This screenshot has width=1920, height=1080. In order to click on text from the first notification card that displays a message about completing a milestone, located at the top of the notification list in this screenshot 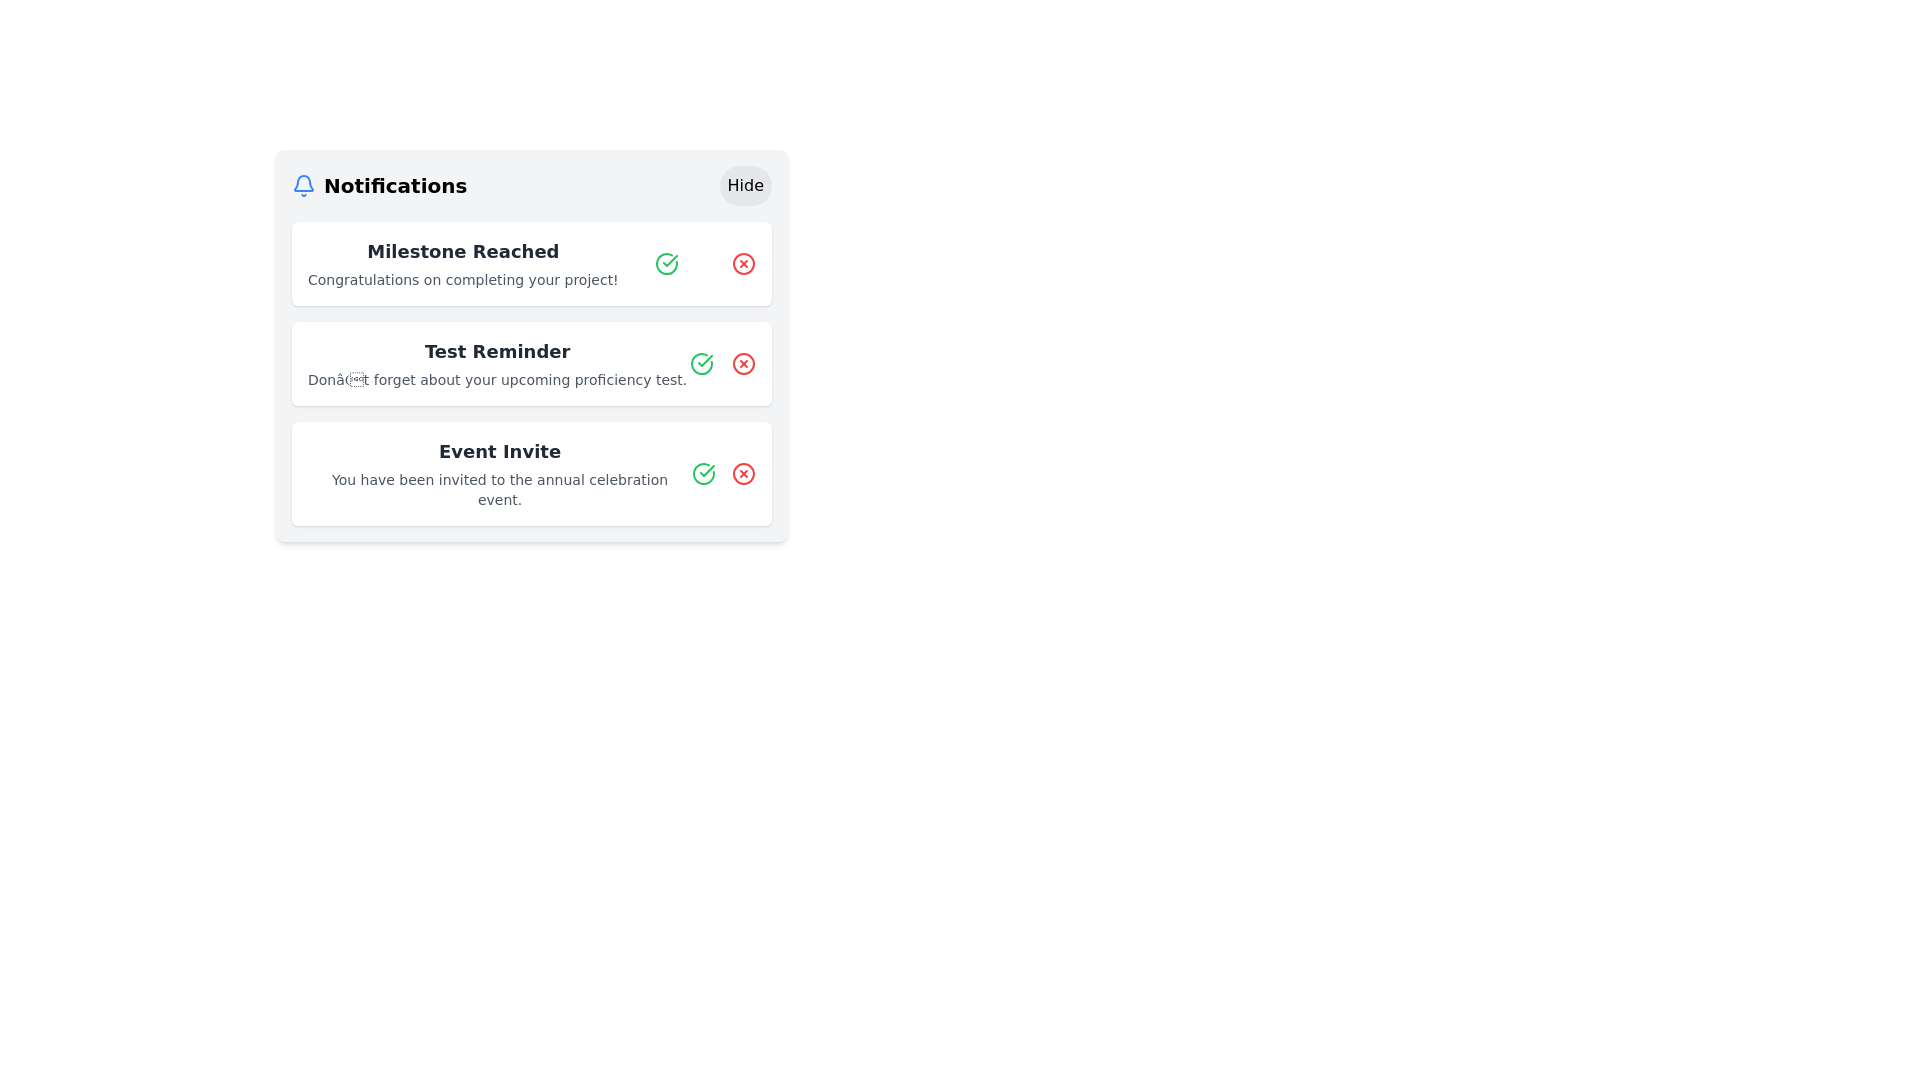, I will do `click(532, 262)`.